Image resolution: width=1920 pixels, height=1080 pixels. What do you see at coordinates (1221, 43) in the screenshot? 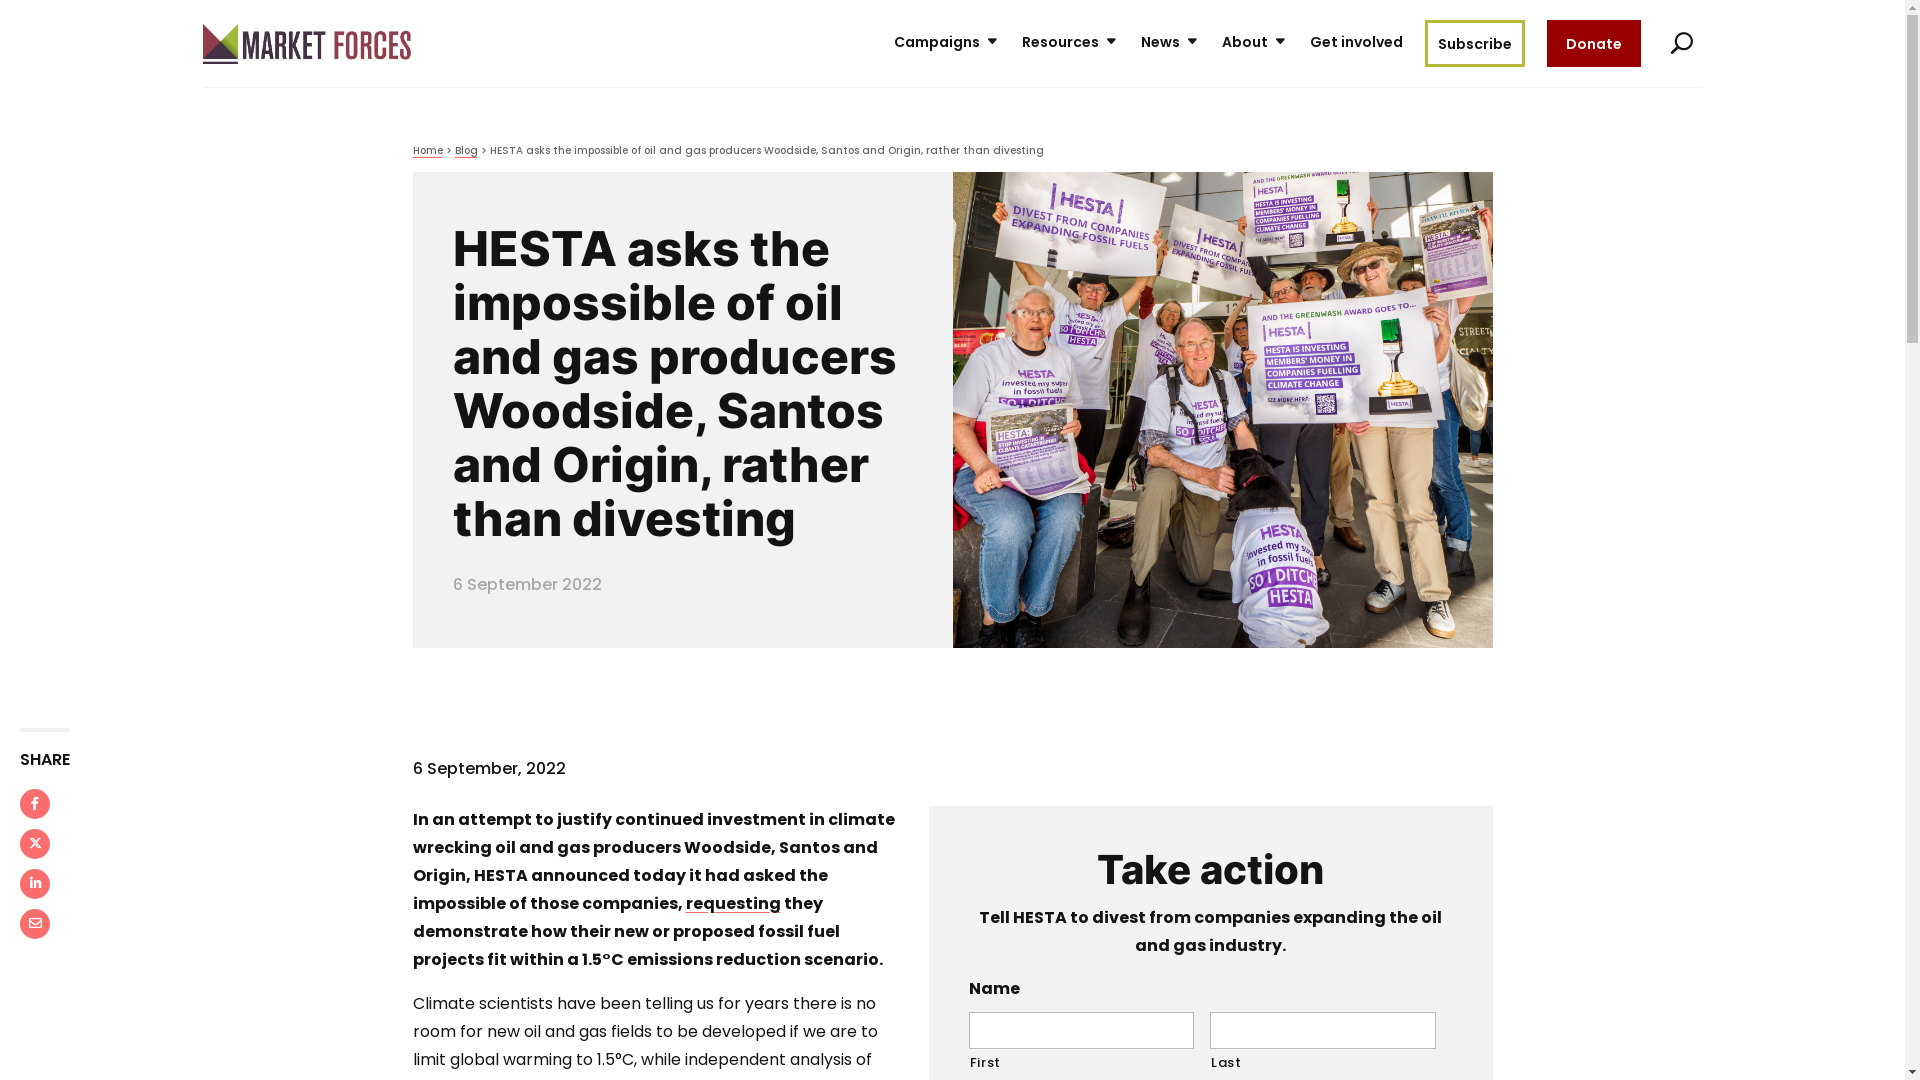
I see `'About'` at bounding box center [1221, 43].